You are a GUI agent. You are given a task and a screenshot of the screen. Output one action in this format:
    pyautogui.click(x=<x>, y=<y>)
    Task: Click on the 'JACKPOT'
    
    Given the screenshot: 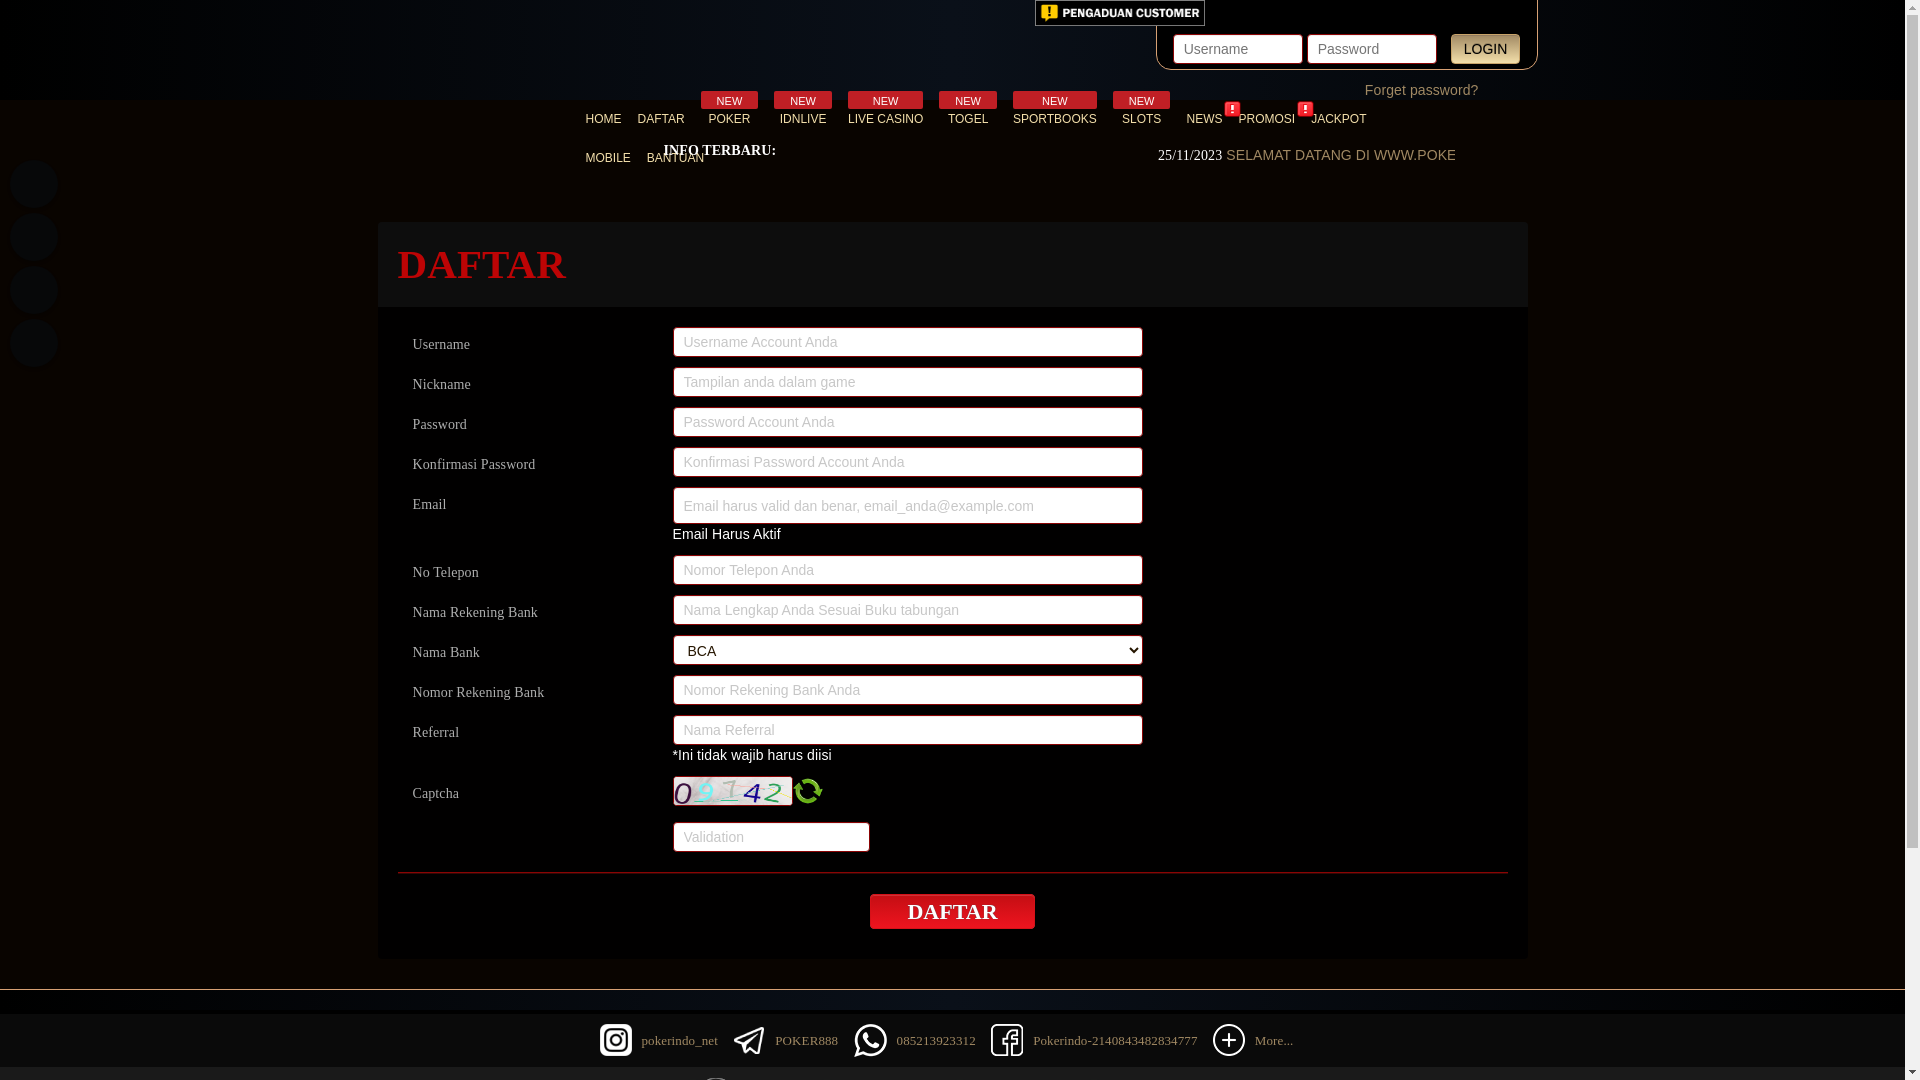 What is the action you would take?
    pyautogui.click(x=1338, y=119)
    